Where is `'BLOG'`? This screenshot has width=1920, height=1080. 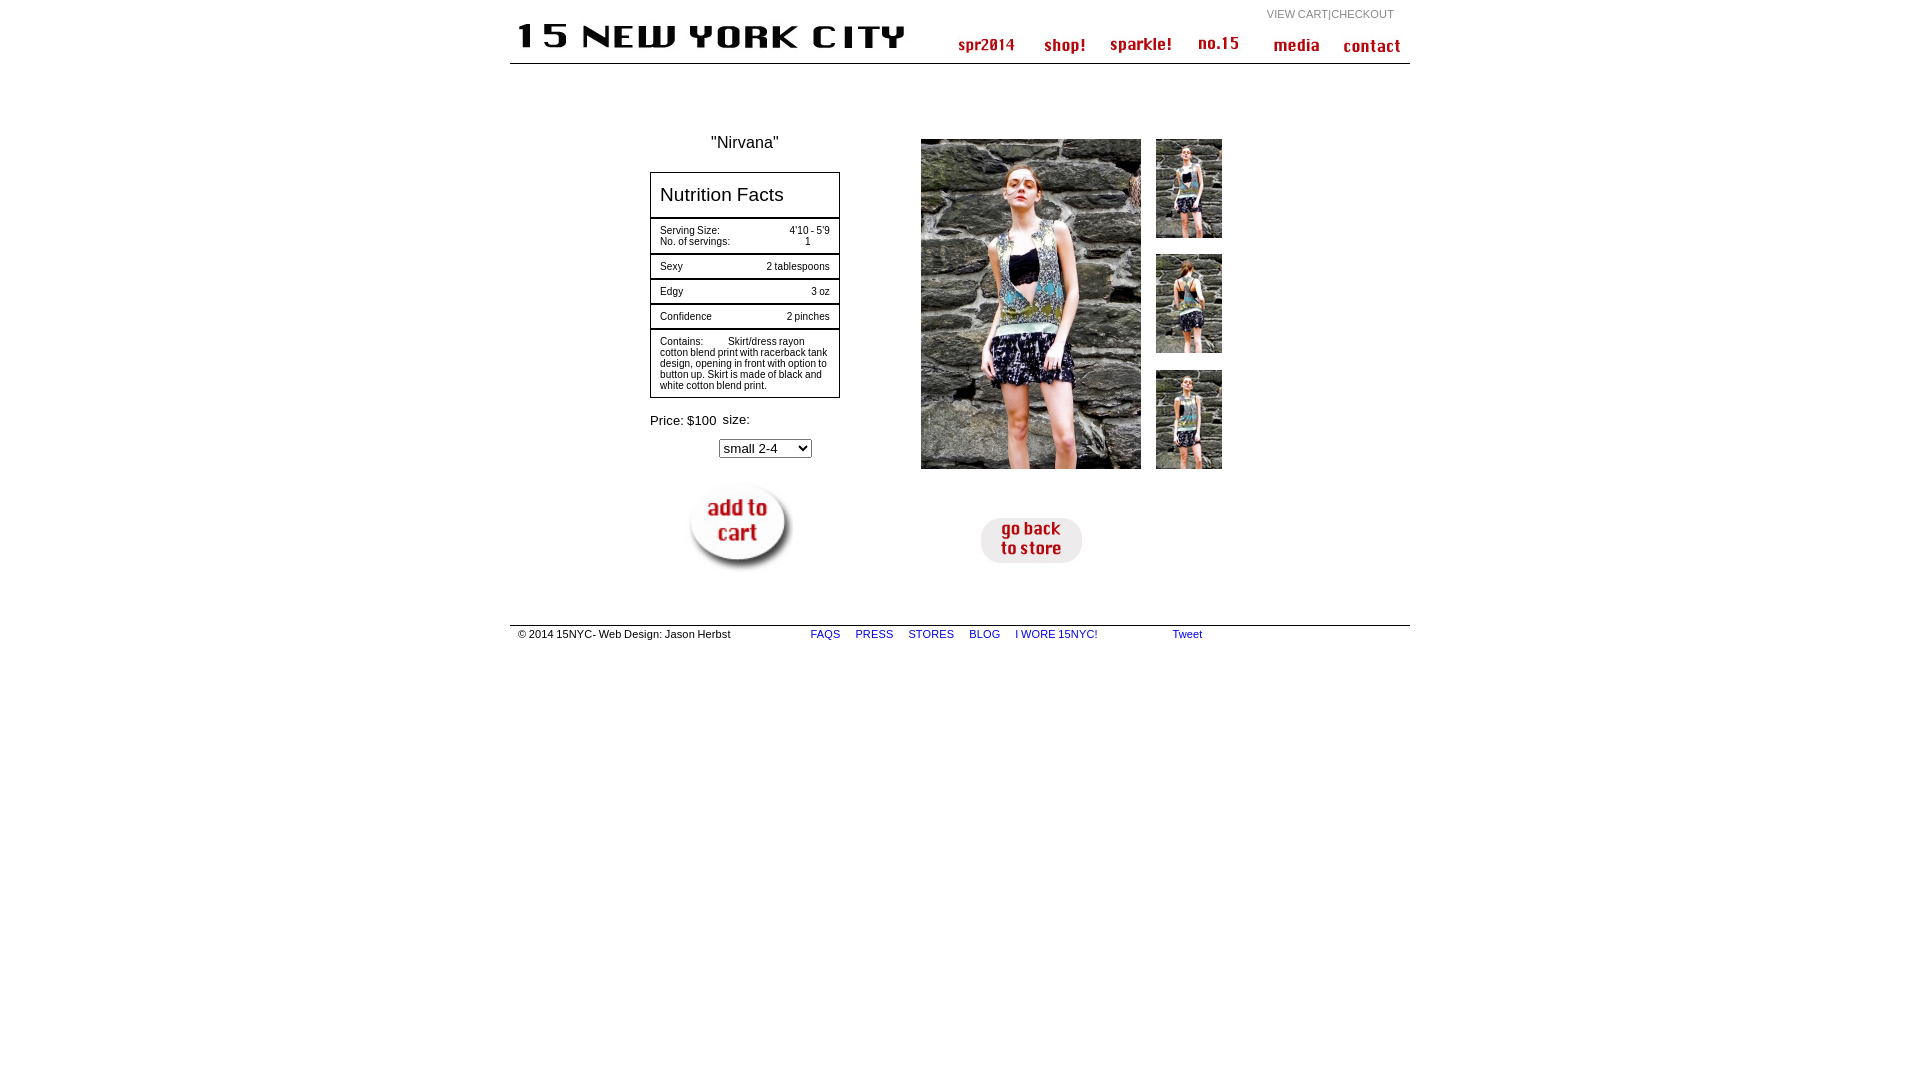
'BLOG' is located at coordinates (985, 633).